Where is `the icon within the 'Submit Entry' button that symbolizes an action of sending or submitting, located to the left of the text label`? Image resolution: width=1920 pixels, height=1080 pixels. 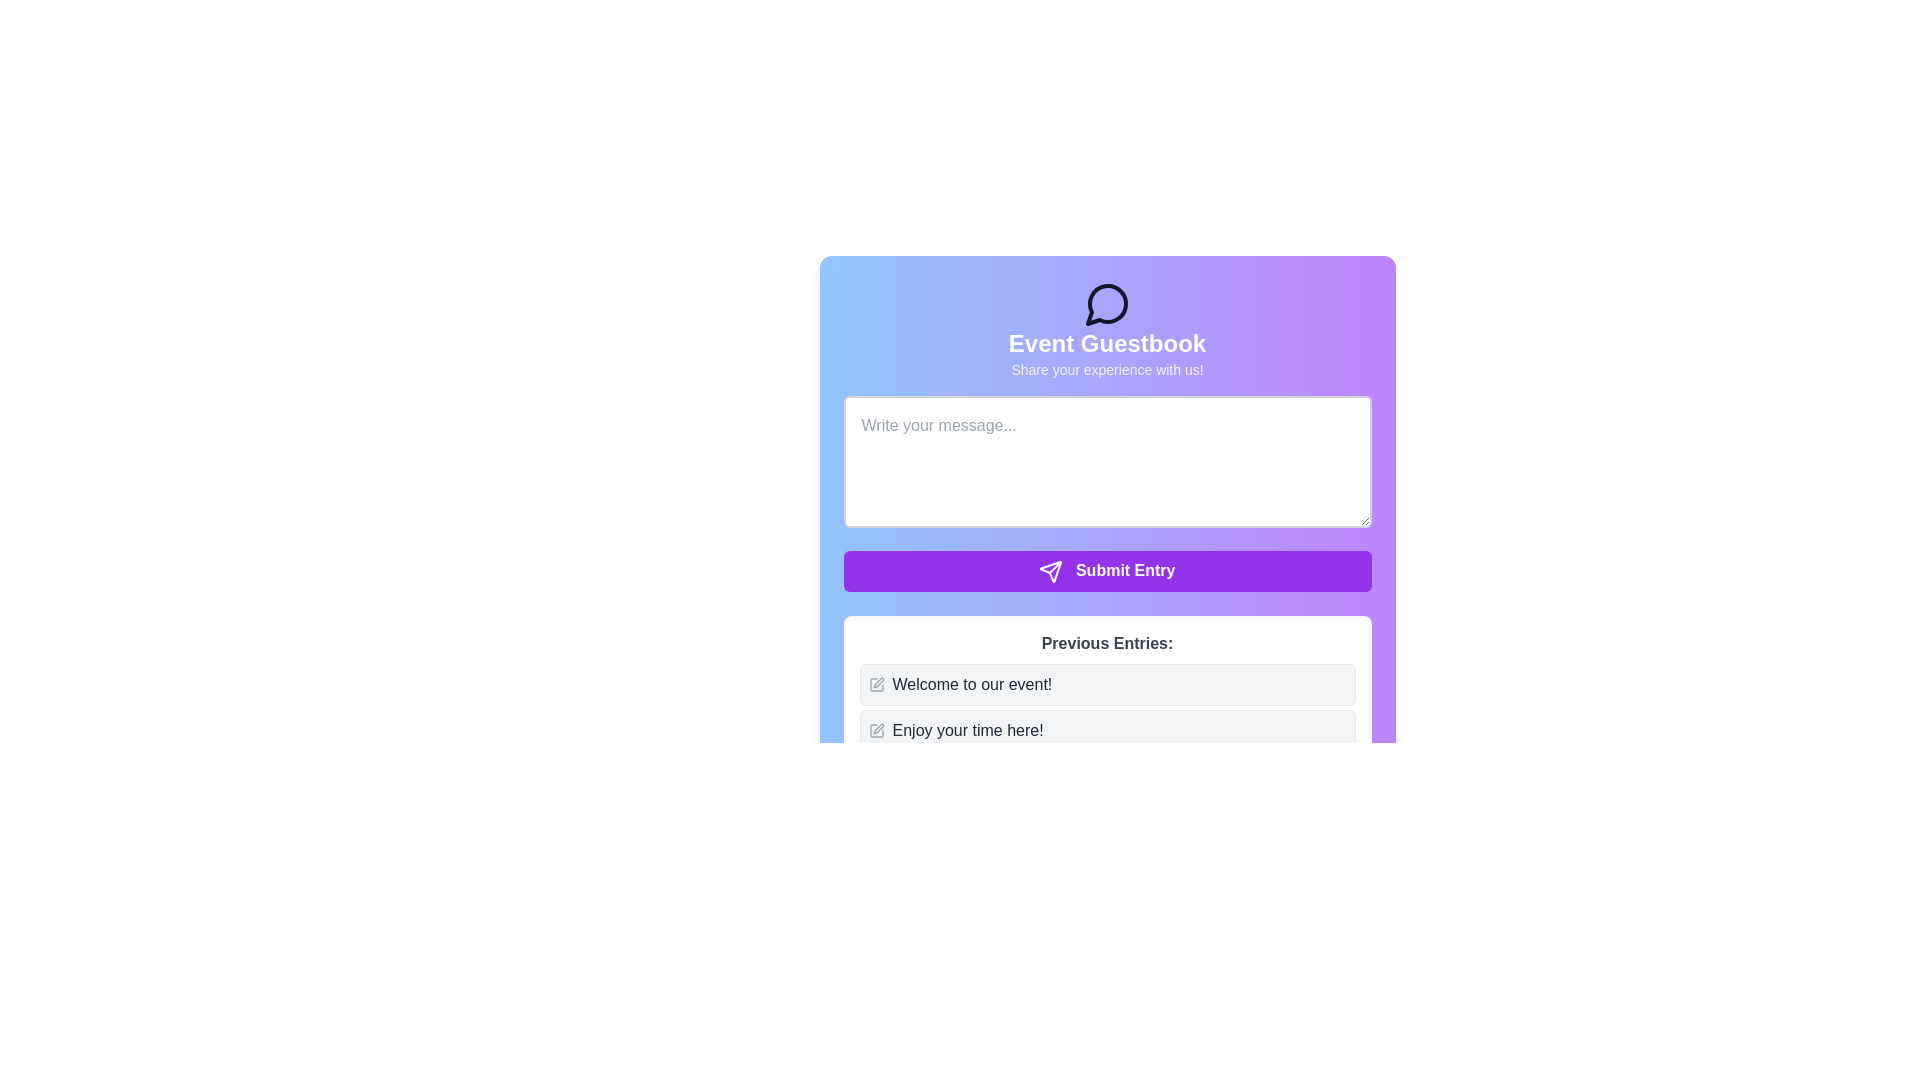
the icon within the 'Submit Entry' button that symbolizes an action of sending or submitting, located to the left of the text label is located at coordinates (1050, 571).